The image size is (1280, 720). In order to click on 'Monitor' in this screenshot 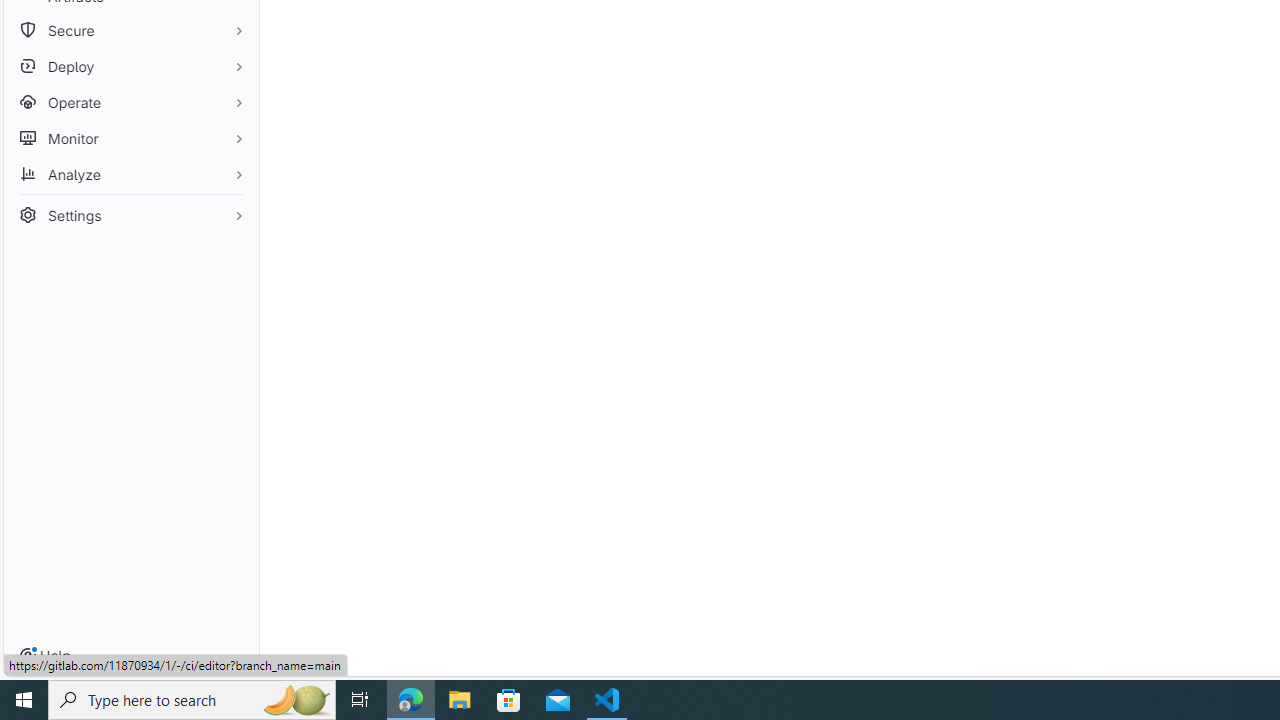, I will do `click(130, 137)`.